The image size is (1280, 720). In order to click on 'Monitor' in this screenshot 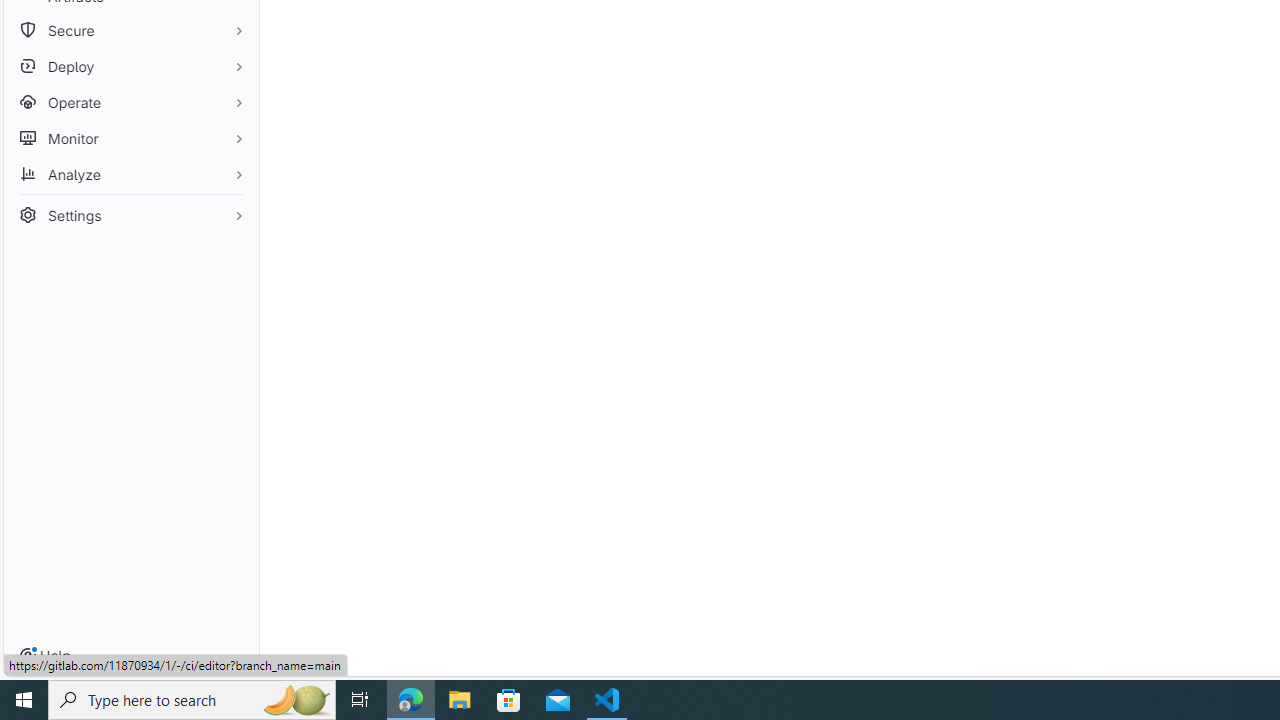, I will do `click(130, 137)`.